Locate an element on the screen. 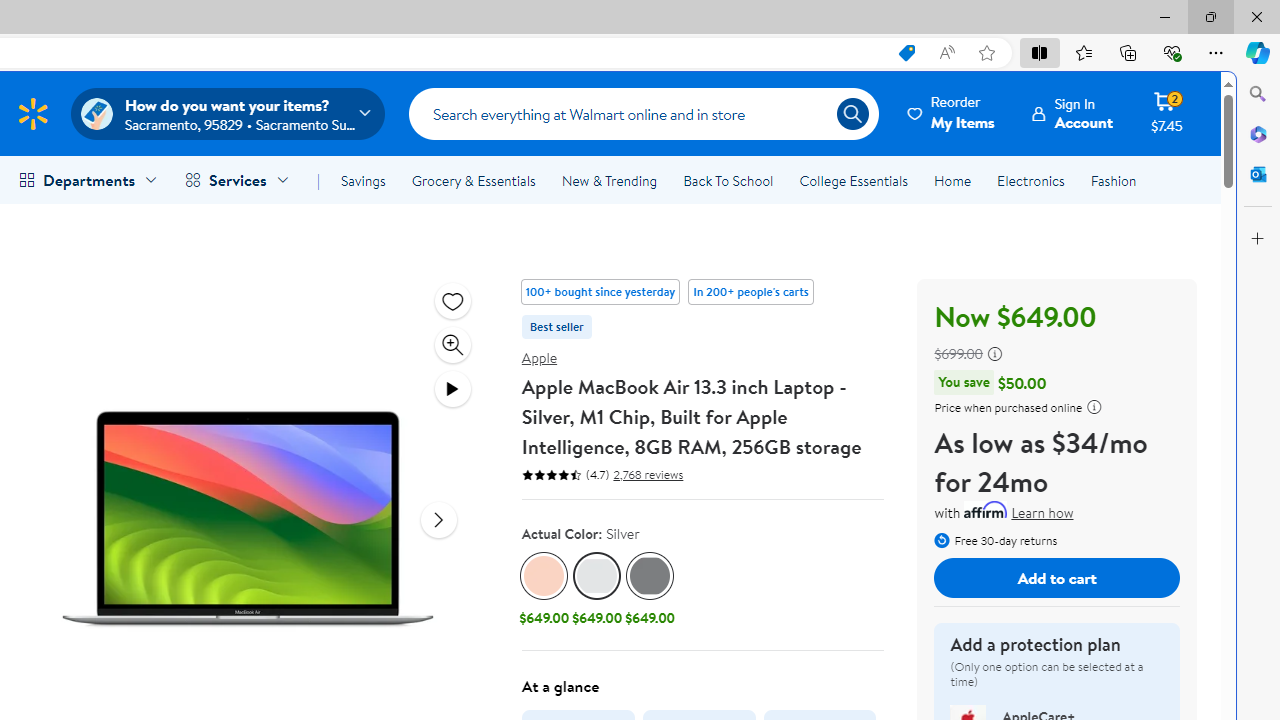 The width and height of the screenshot is (1280, 720). 'College Essentials' is located at coordinates (853, 181).